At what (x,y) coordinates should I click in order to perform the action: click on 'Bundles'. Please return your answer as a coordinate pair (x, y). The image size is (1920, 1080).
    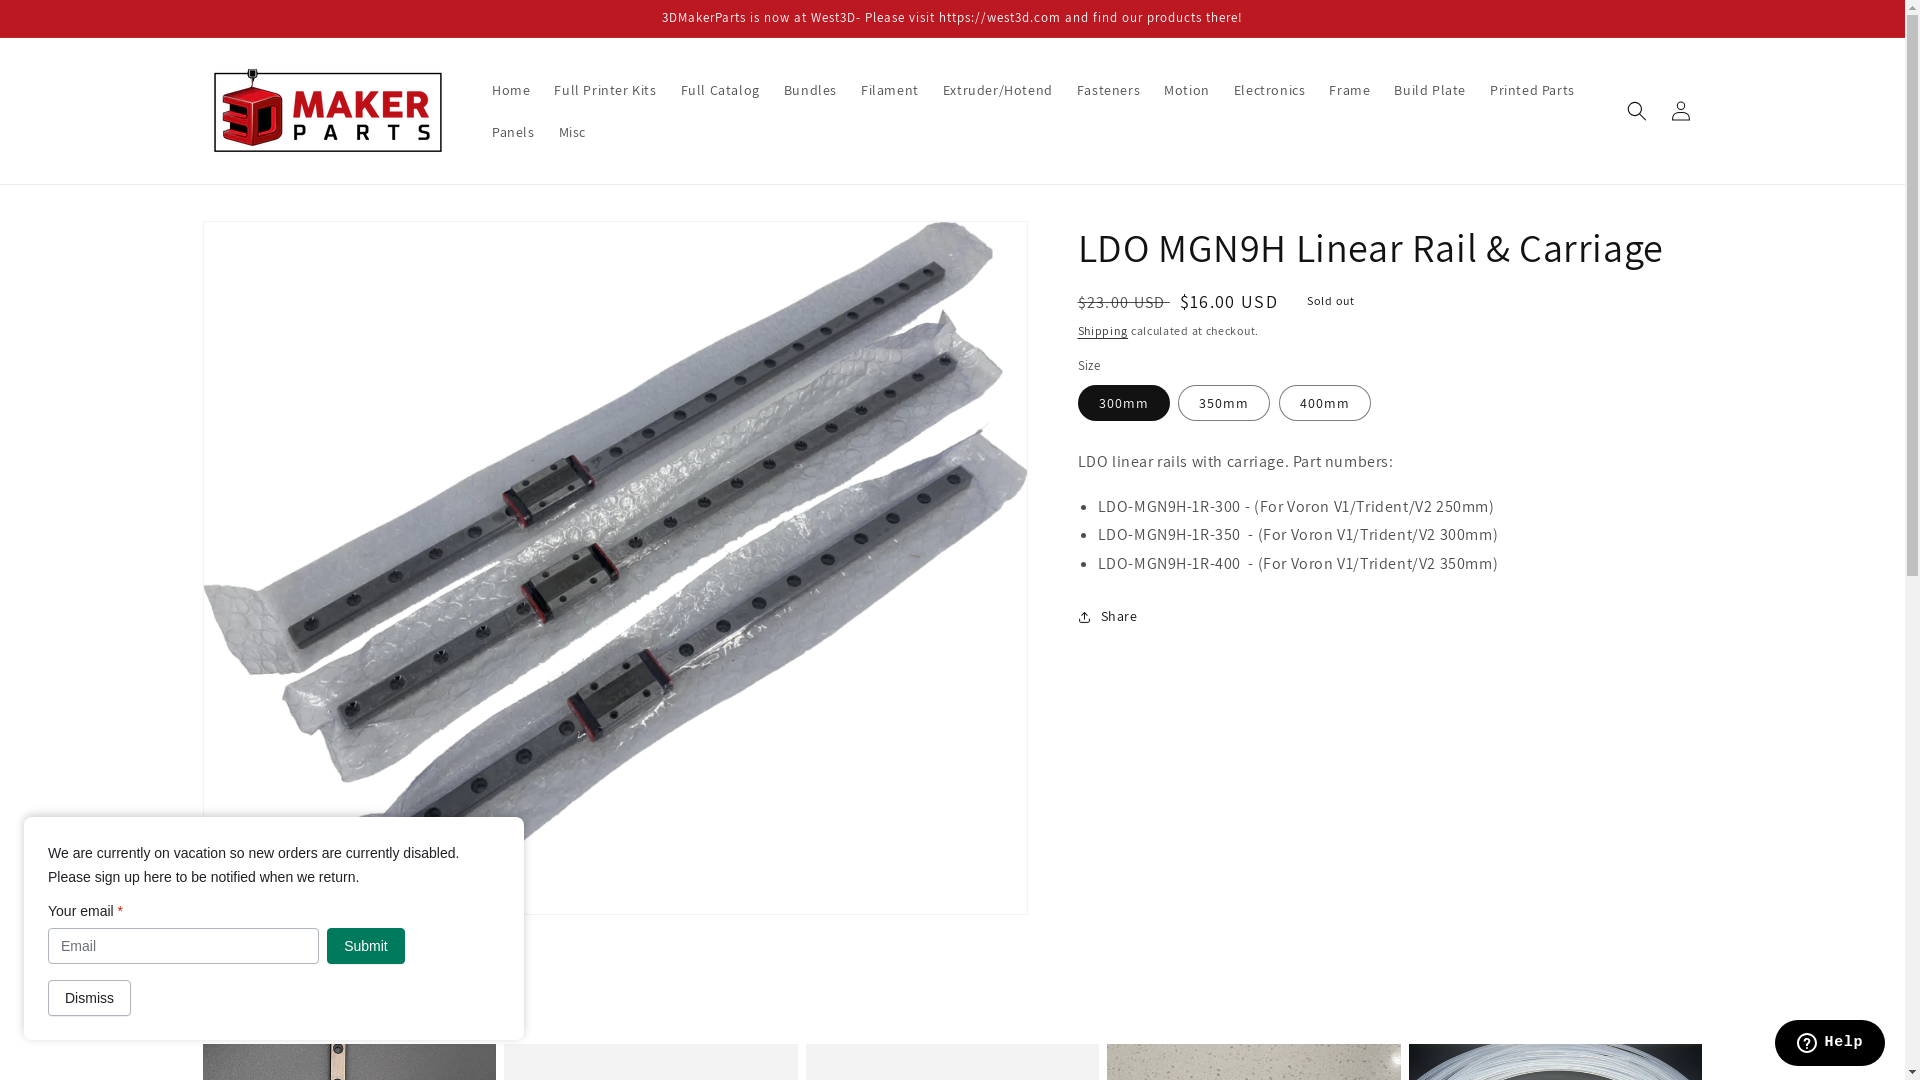
    Looking at the image, I should click on (810, 88).